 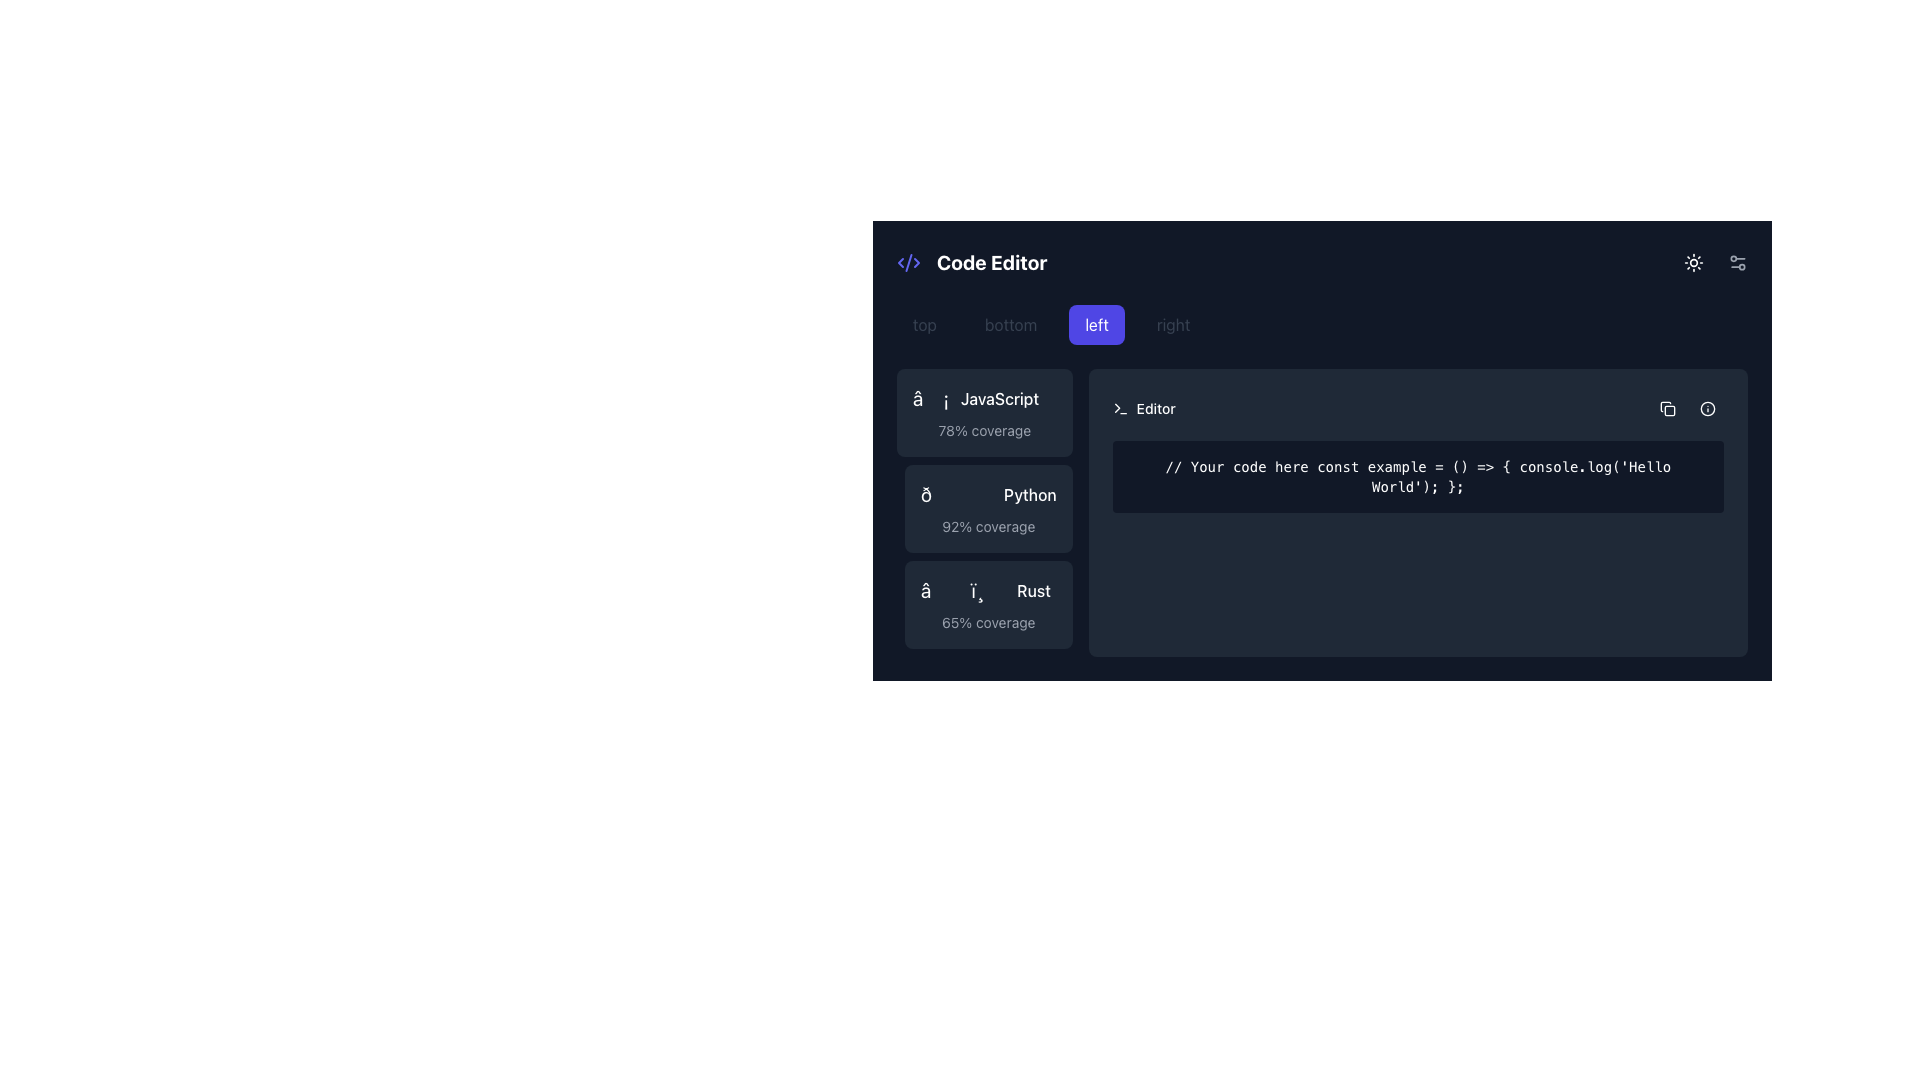 I want to click on the lightning bolt icon located to the left of the 'JavaScript' text in the programming language module, so click(x=930, y=398).